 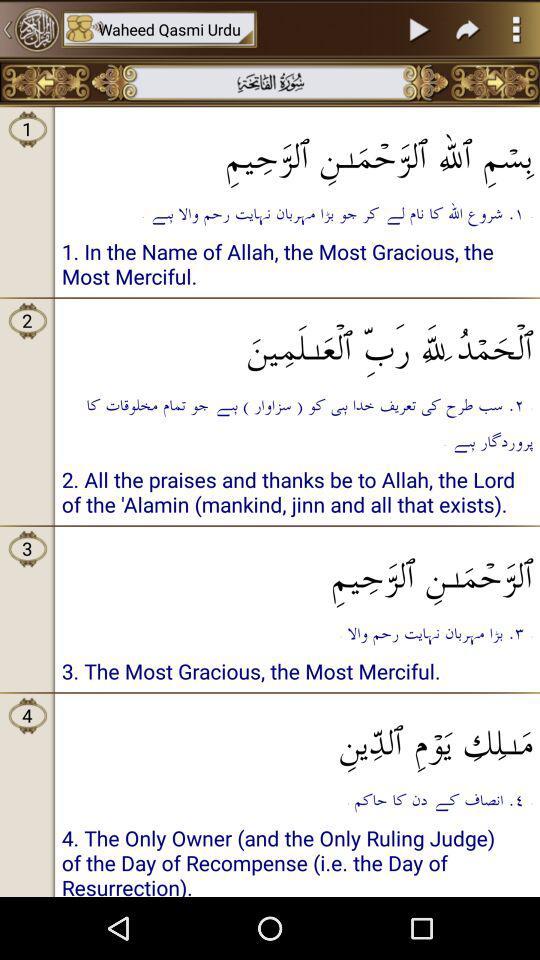 I want to click on the icon to the right of 4 icon, so click(x=296, y=736).